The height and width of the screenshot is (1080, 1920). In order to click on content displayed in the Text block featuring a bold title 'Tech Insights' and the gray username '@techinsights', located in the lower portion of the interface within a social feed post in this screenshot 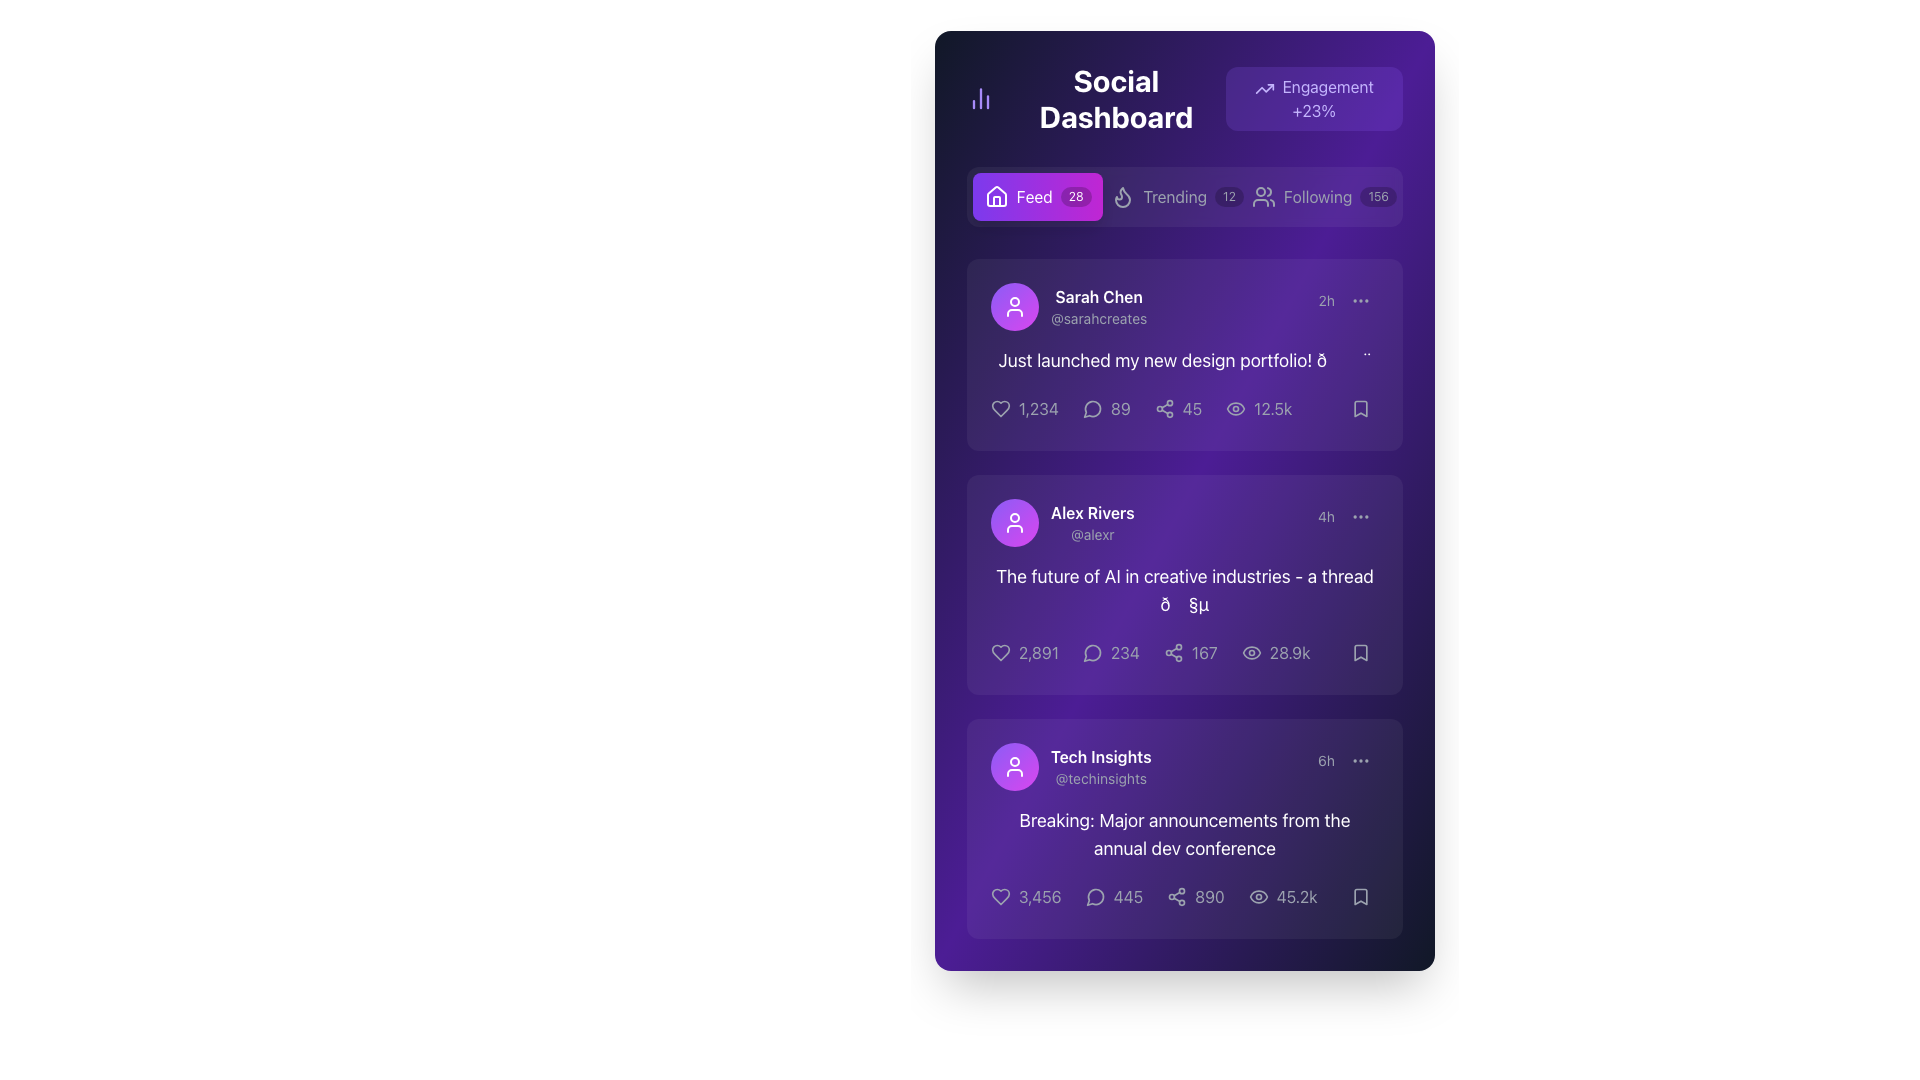, I will do `click(1100, 766)`.